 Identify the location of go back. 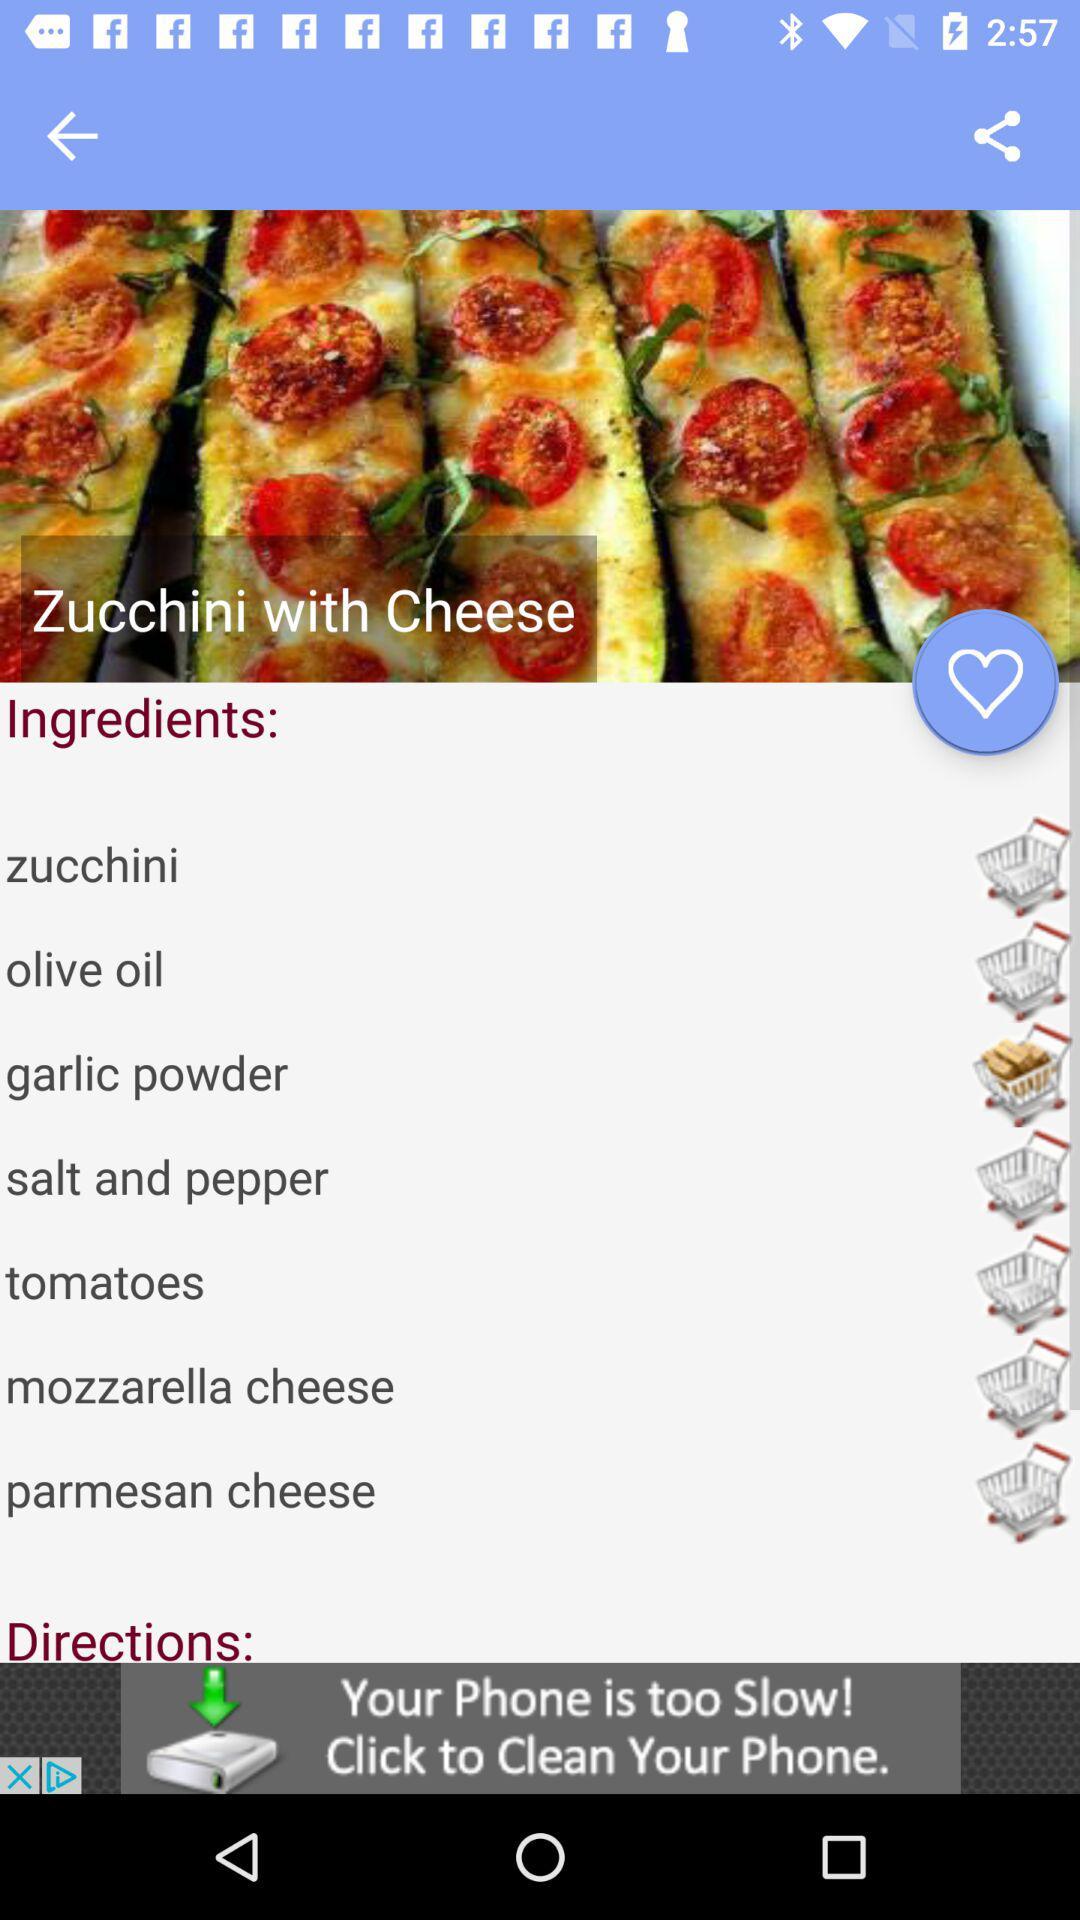
(71, 135).